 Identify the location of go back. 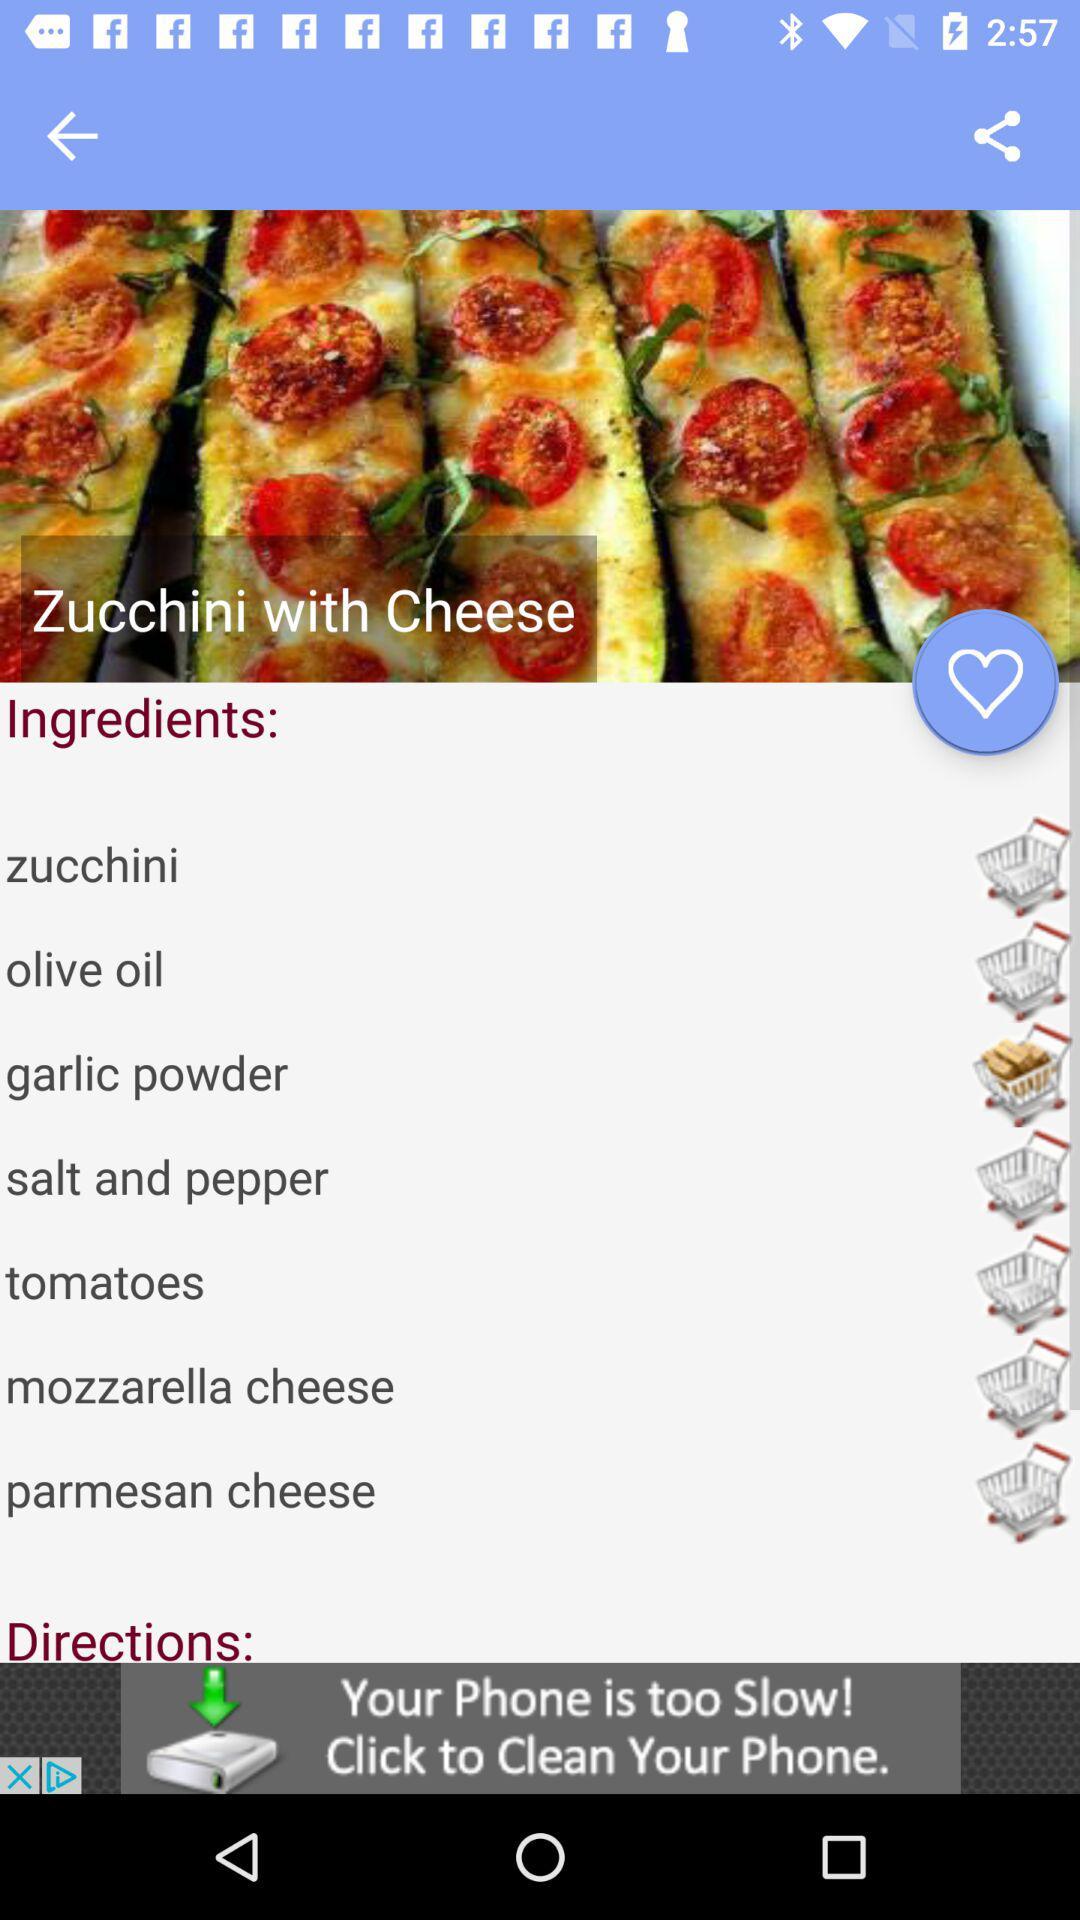
(71, 135).